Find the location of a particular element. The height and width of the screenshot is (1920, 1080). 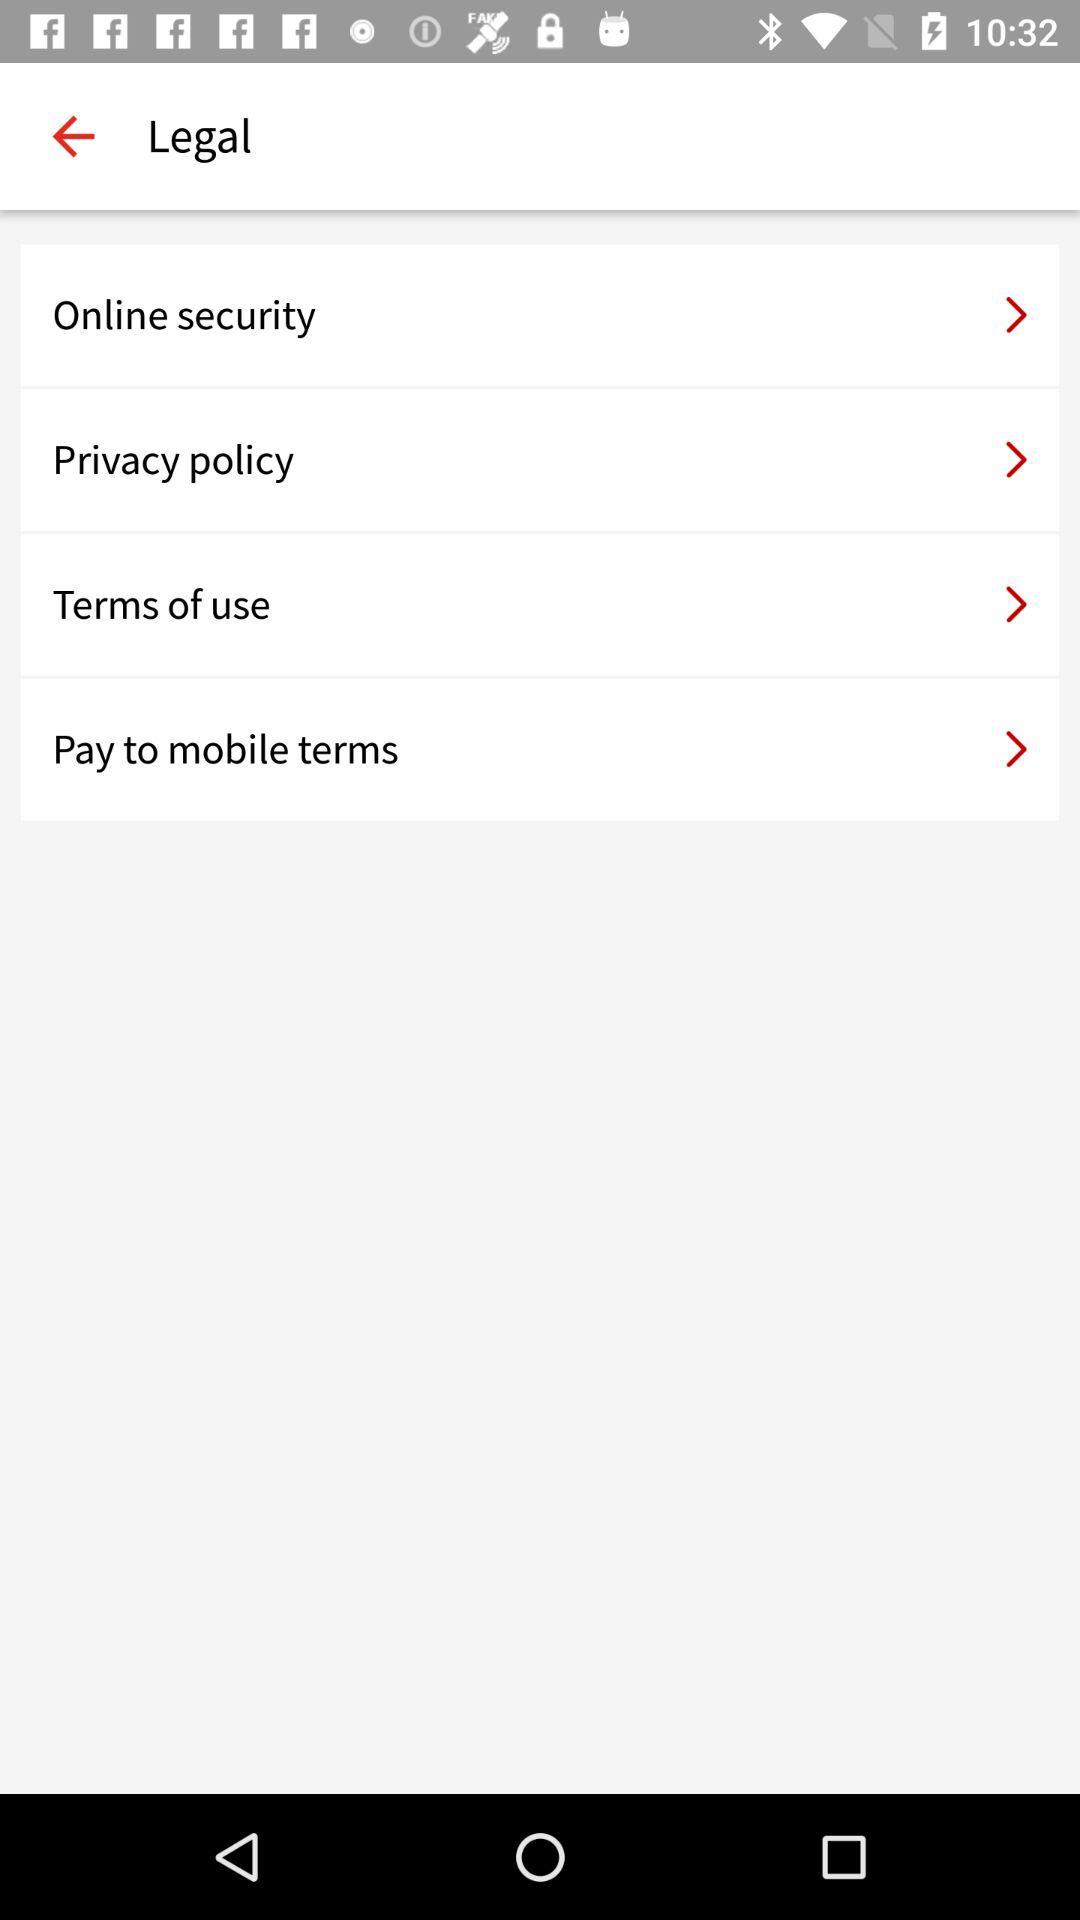

pay to mobile at the center is located at coordinates (540, 748).